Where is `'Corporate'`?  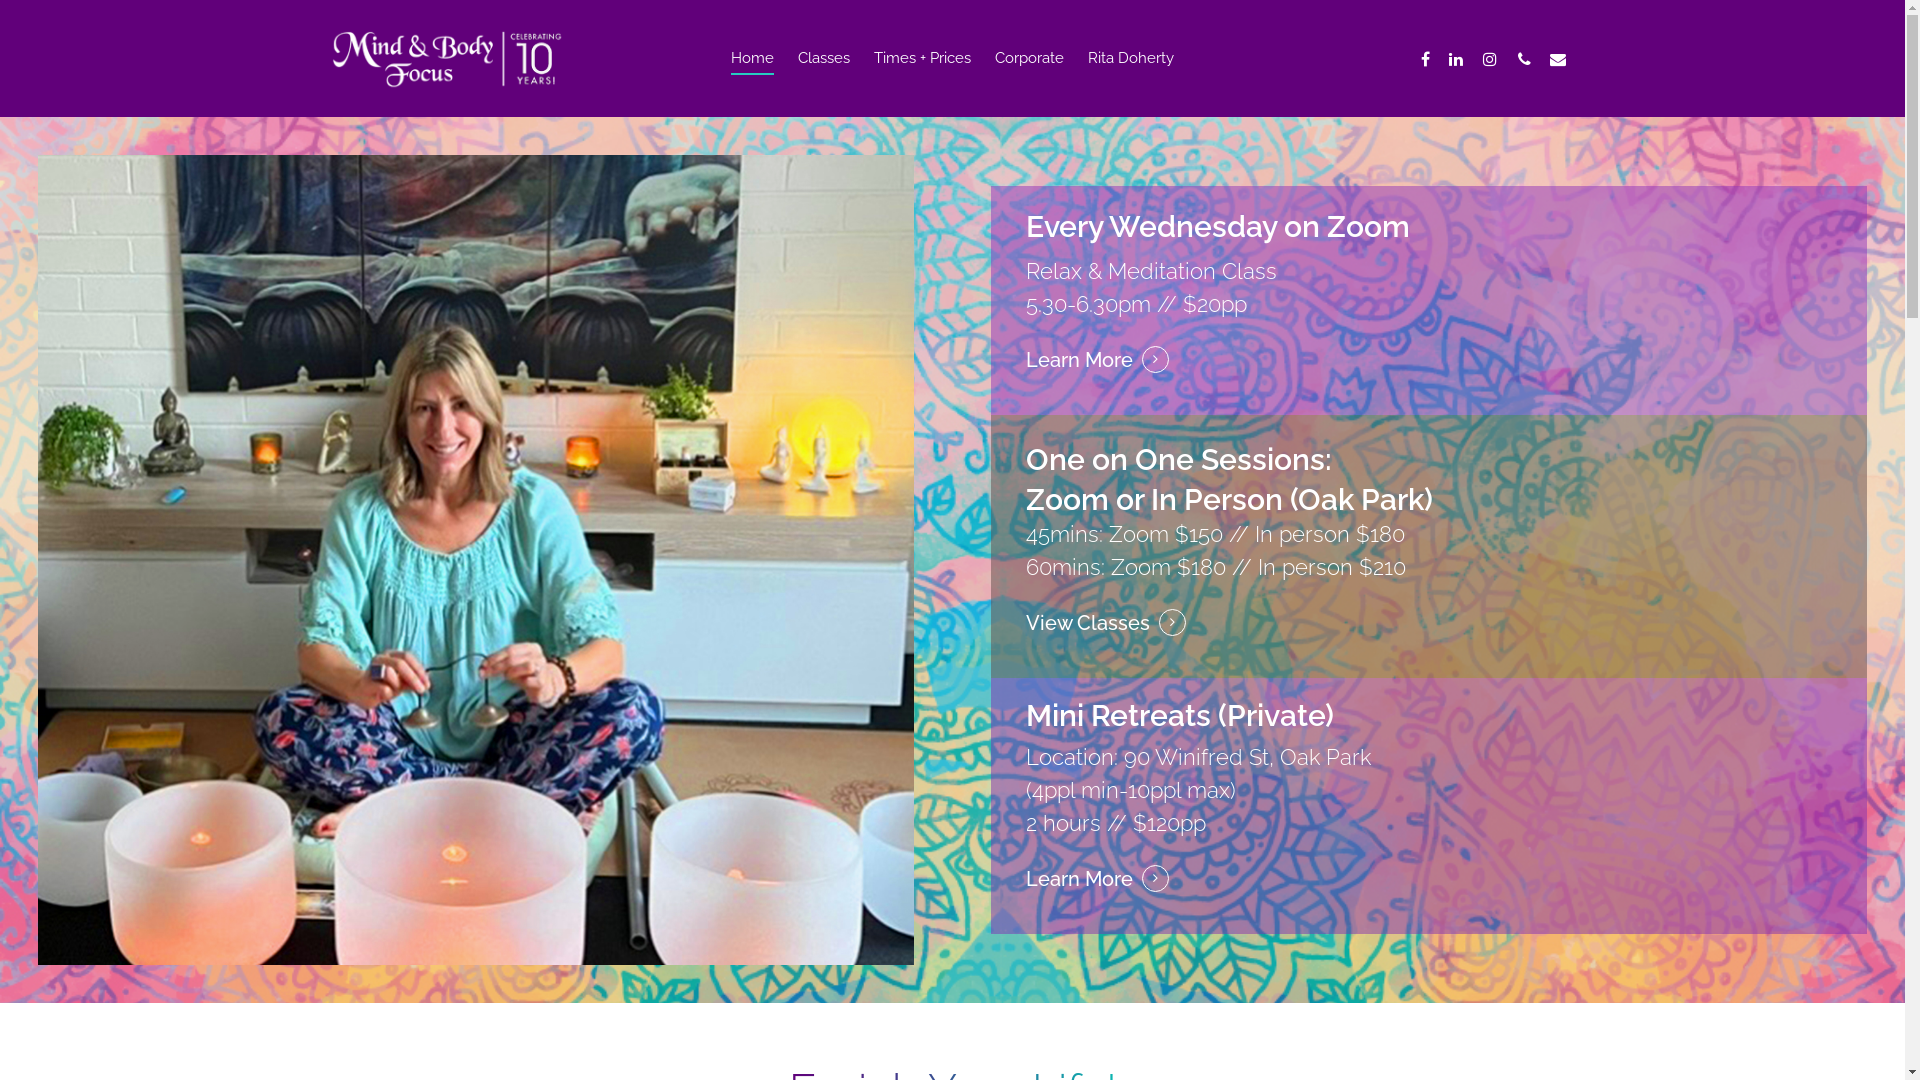
'Corporate' is located at coordinates (1029, 72).